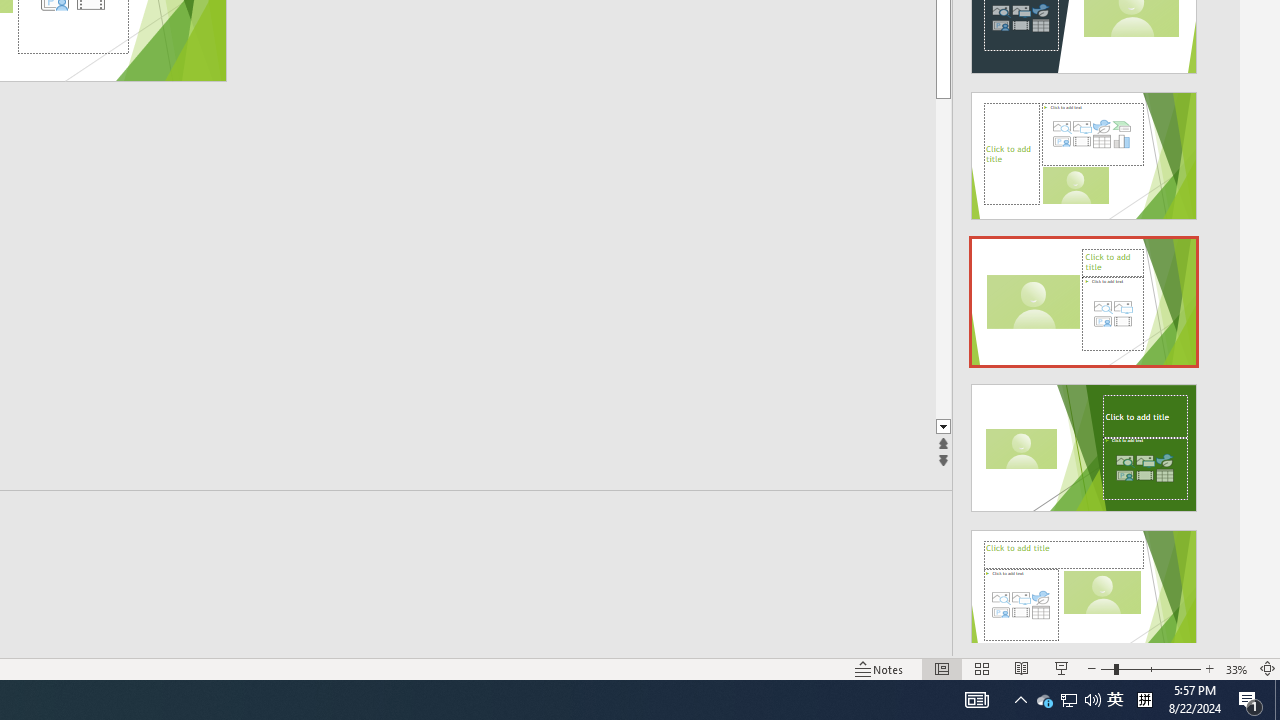 The image size is (1280, 720). Describe the element at coordinates (1106, 669) in the screenshot. I see `'Zoom Out'` at that location.